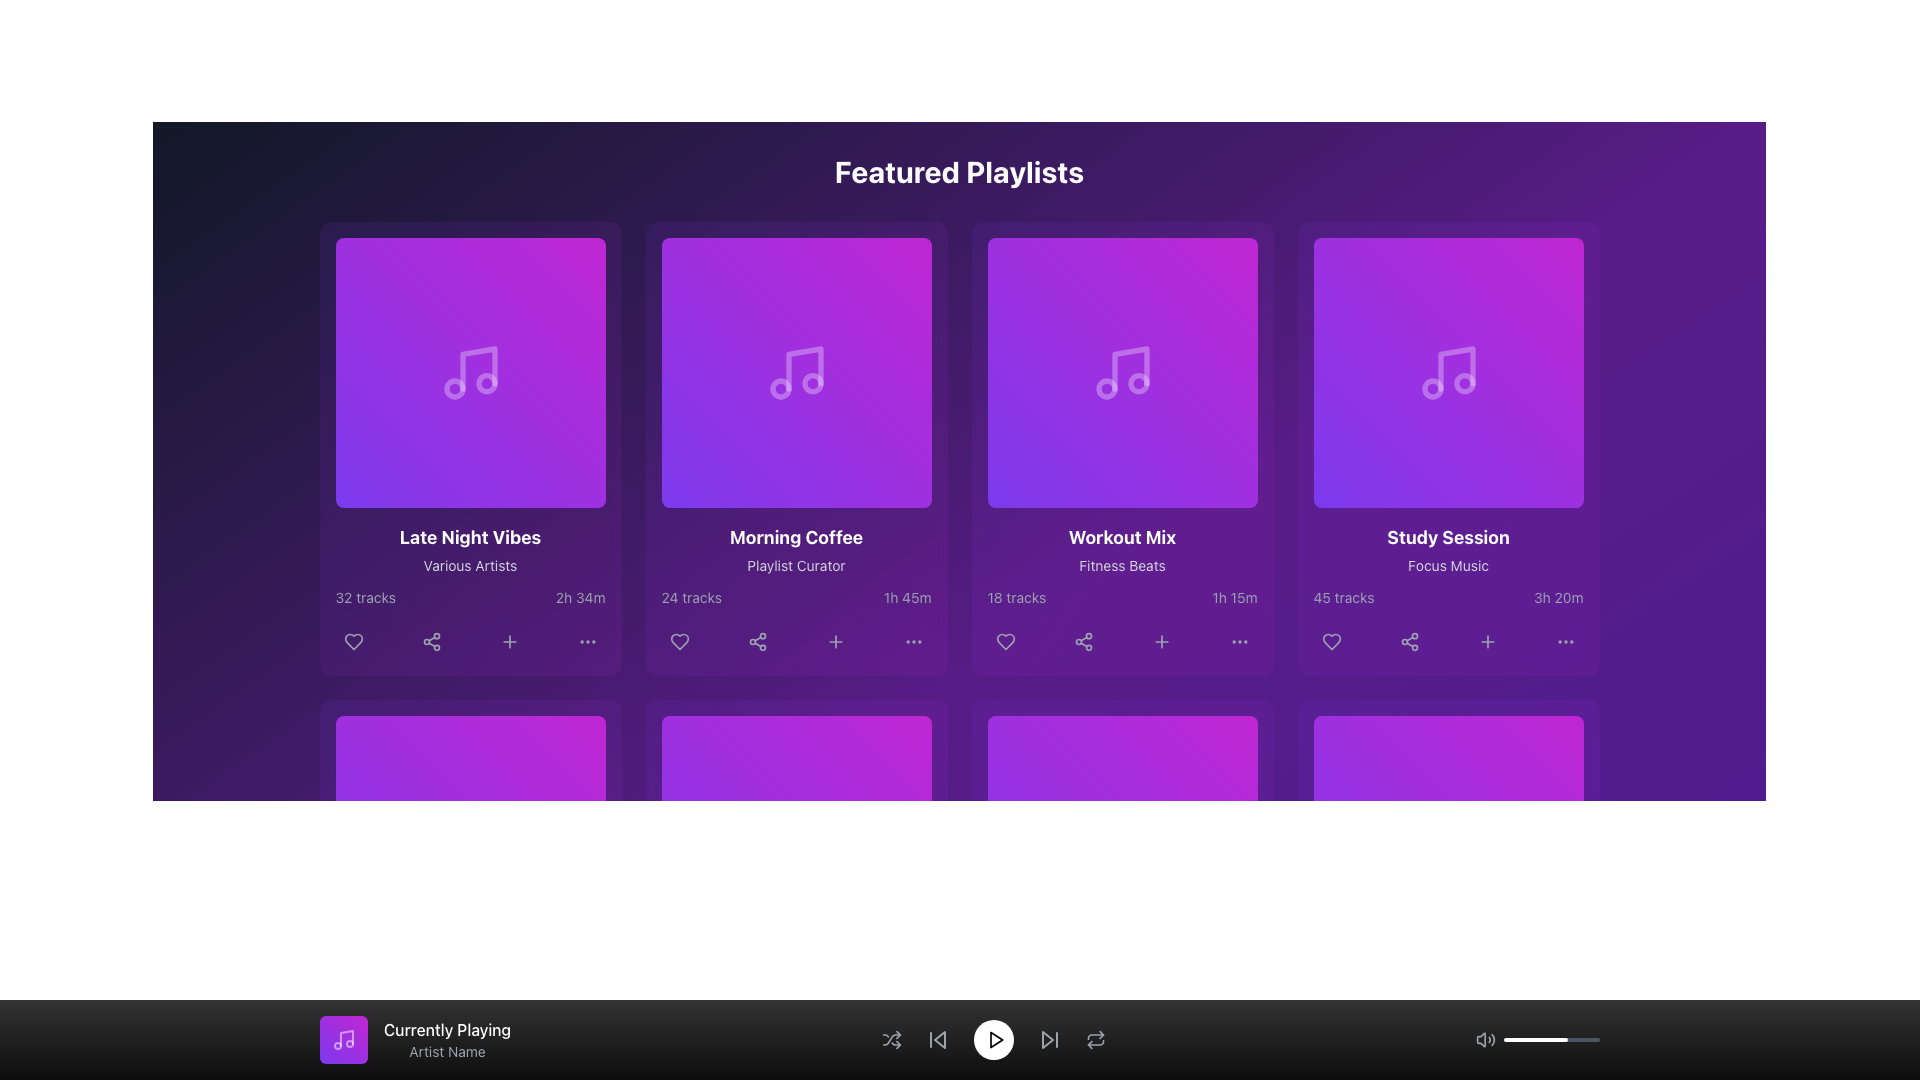 The image size is (1920, 1080). What do you see at coordinates (756, 641) in the screenshot?
I see `the share button icon located beneath the title 'Morning Coffee'` at bounding box center [756, 641].